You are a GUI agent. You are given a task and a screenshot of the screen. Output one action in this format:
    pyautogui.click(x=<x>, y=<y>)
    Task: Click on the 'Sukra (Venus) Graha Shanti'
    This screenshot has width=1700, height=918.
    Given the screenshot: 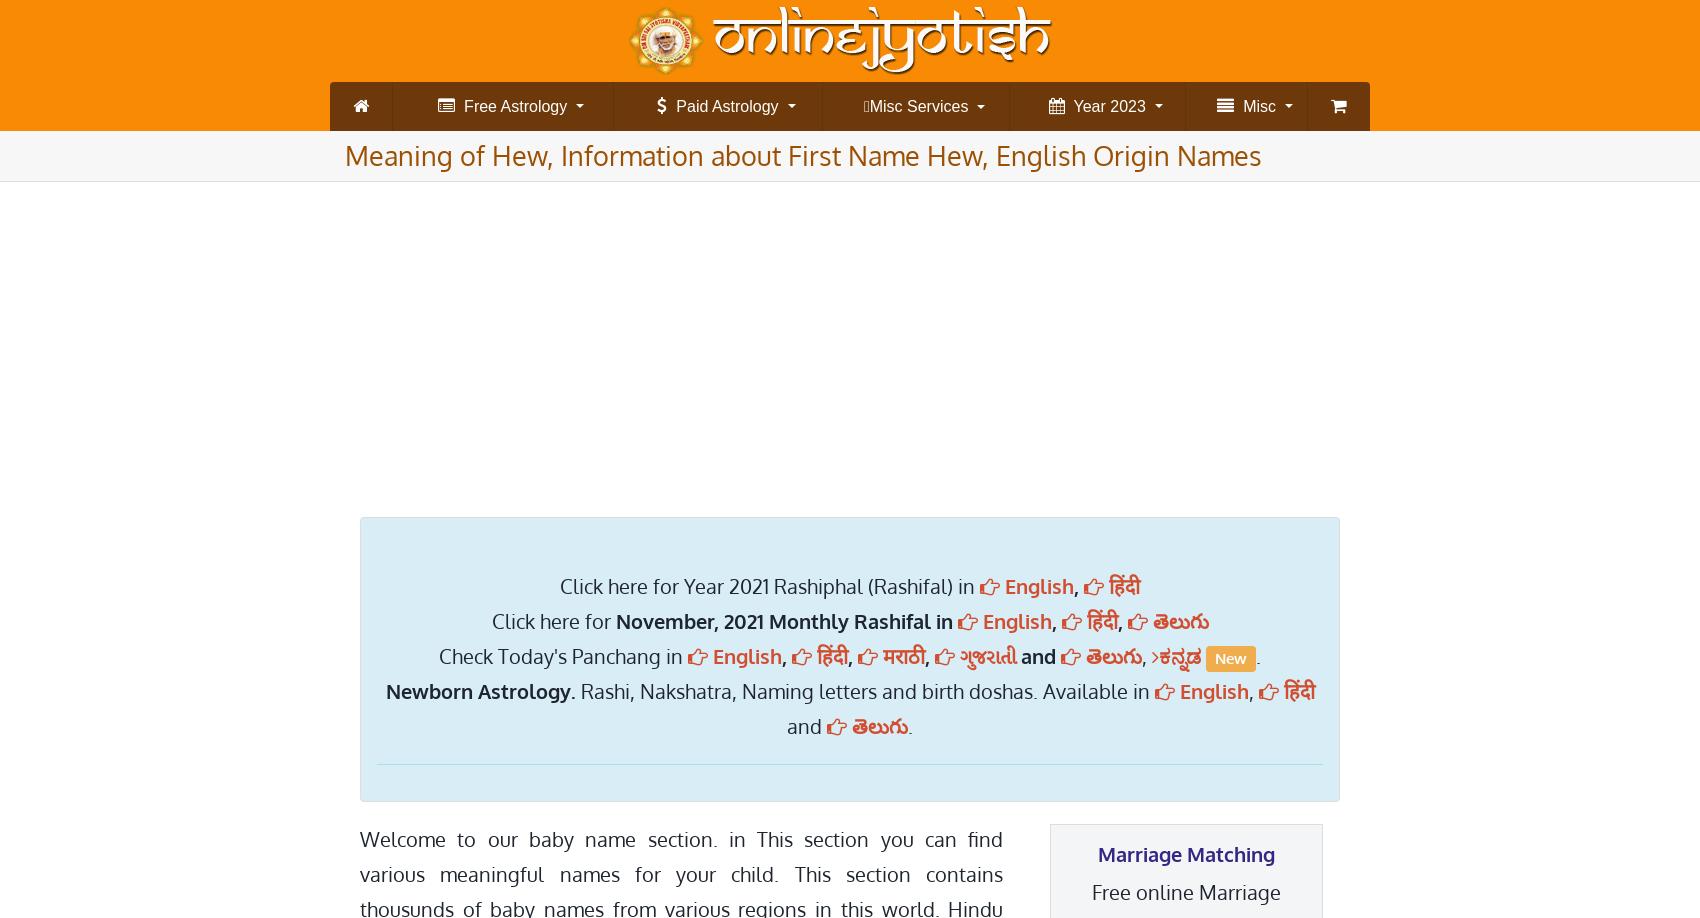 What is the action you would take?
    pyautogui.click(x=641, y=205)
    